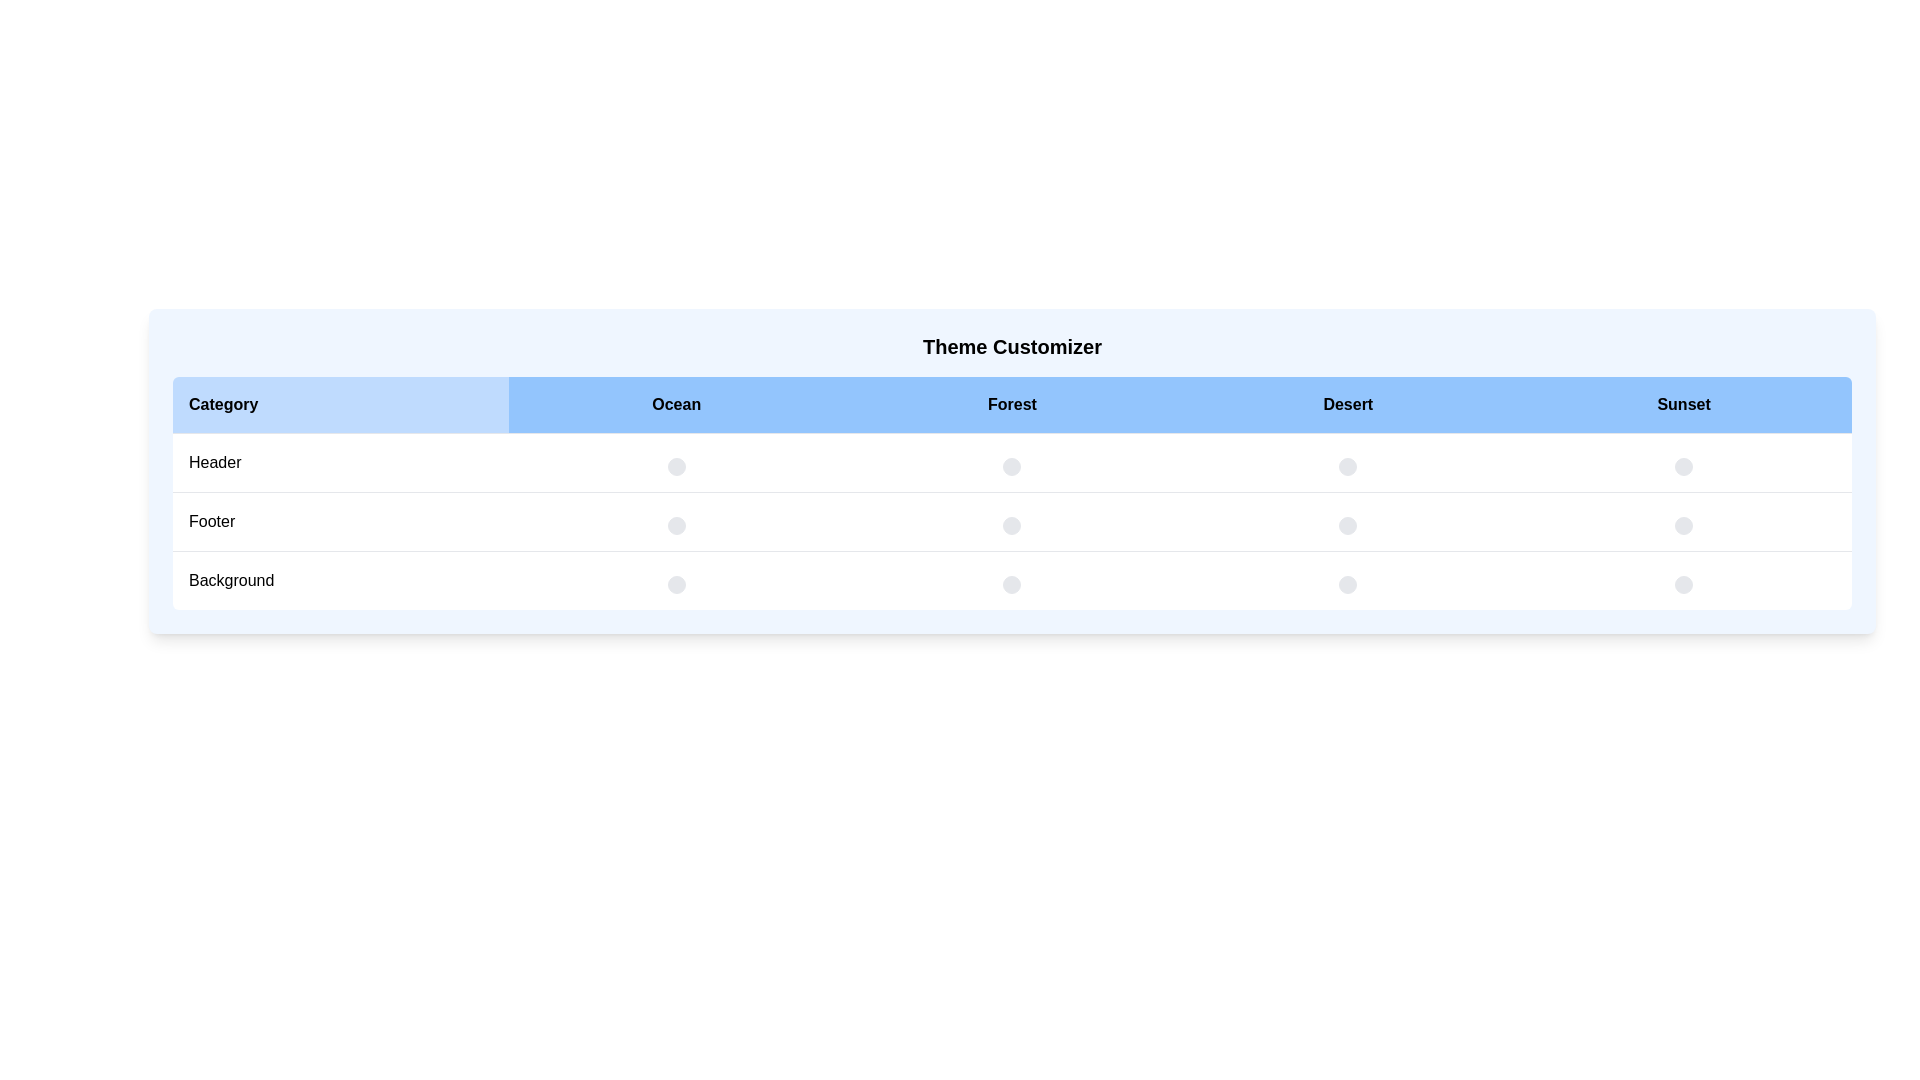 This screenshot has width=1920, height=1080. I want to click on the 'Forest' theme button located in the second row of the 'Footer' category in the 'Theme Customizer', so click(1012, 466).